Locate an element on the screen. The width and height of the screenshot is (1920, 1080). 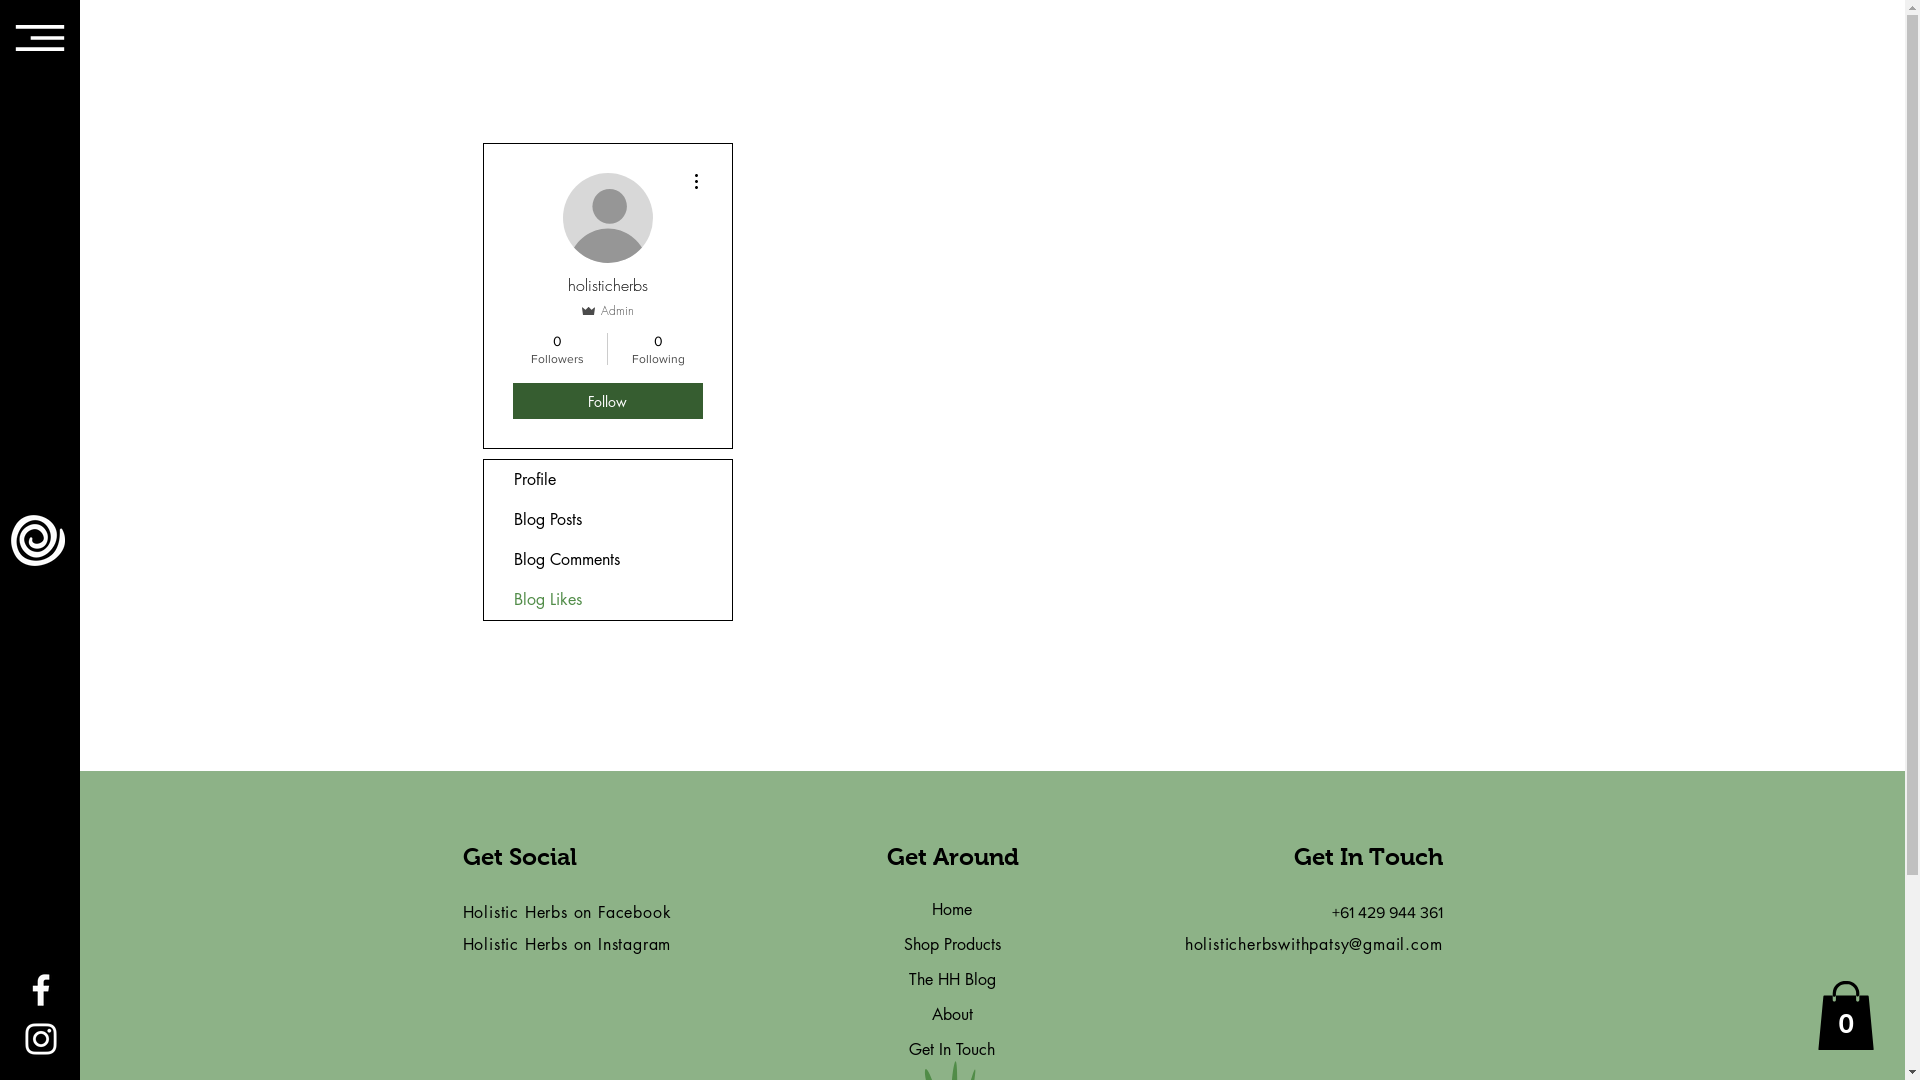
'Shop Products' is located at coordinates (951, 944).